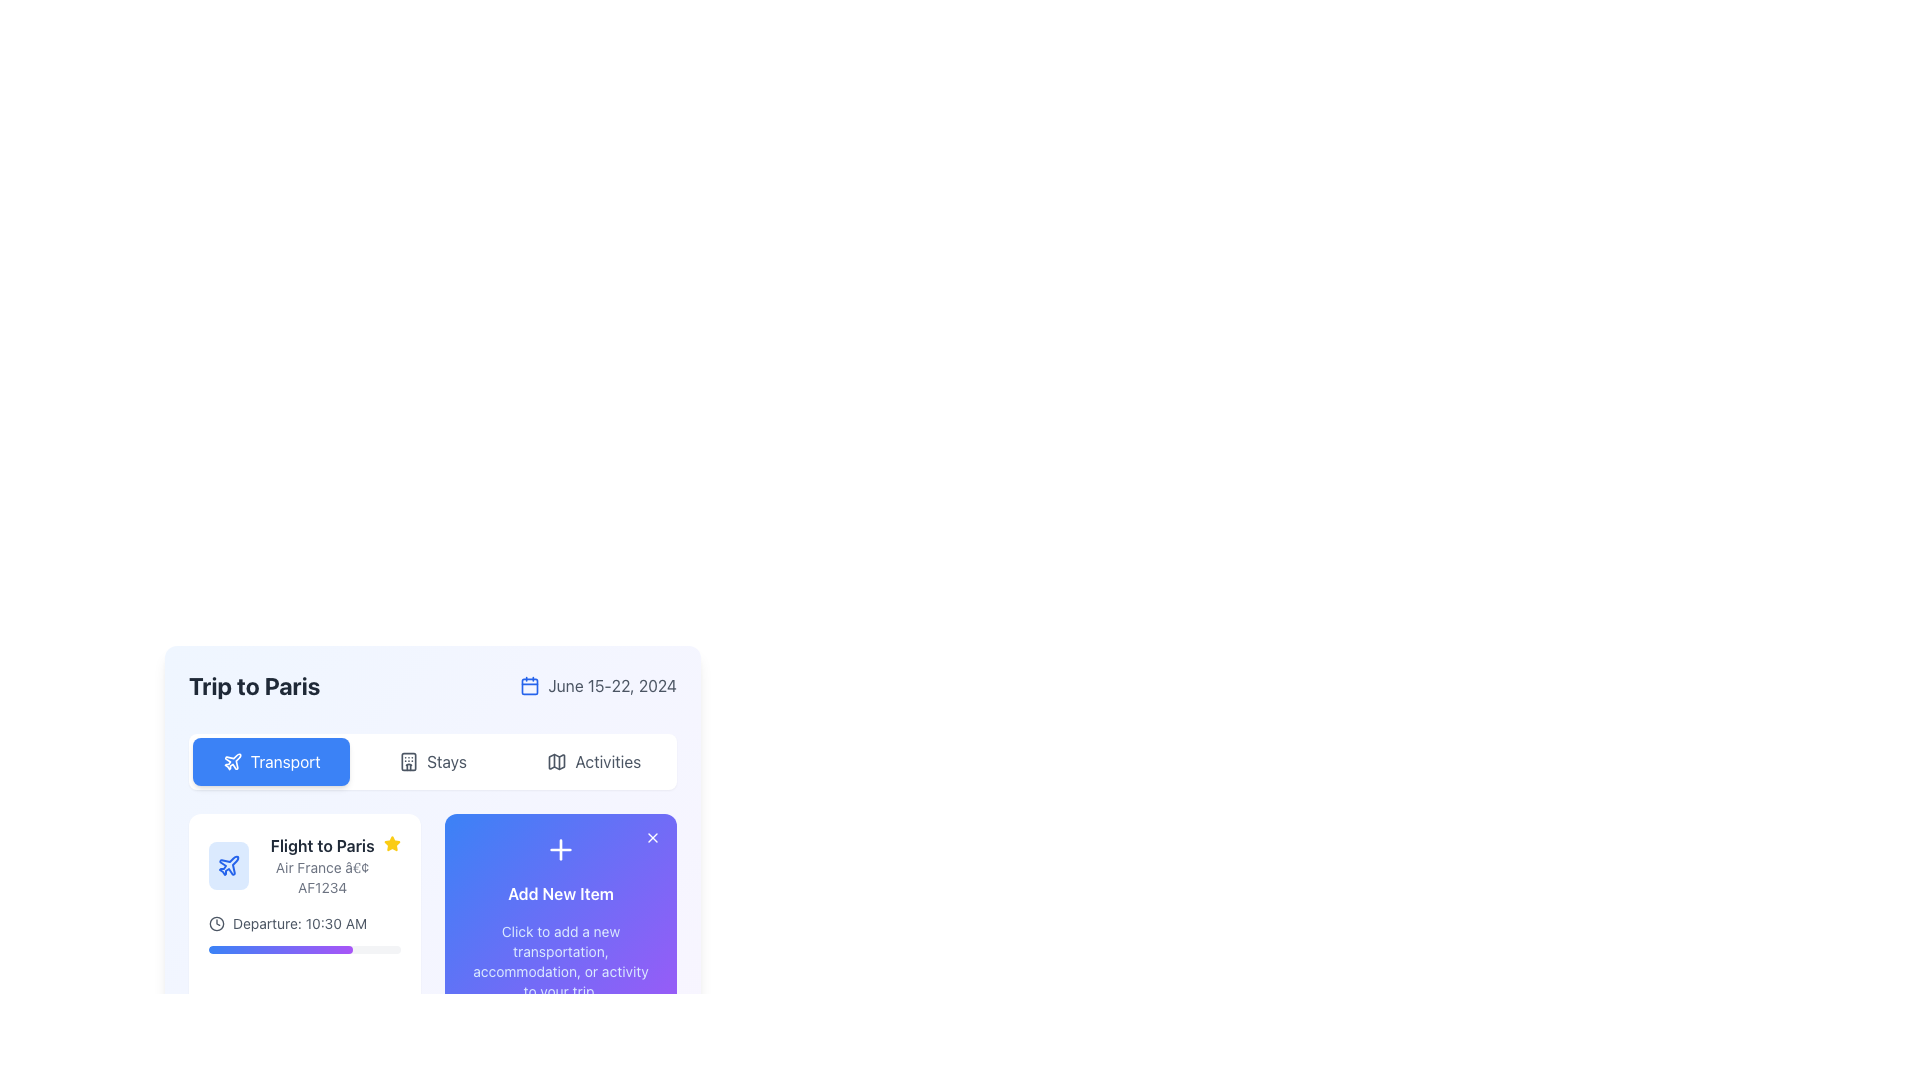 Image resolution: width=1920 pixels, height=1080 pixels. Describe the element at coordinates (431, 685) in the screenshot. I see `the Header Section that contains the text 'Trip to Paris' and the date 'June 15-22, 2024' with a blue calendar icon by moving the cursor to its center point` at that location.